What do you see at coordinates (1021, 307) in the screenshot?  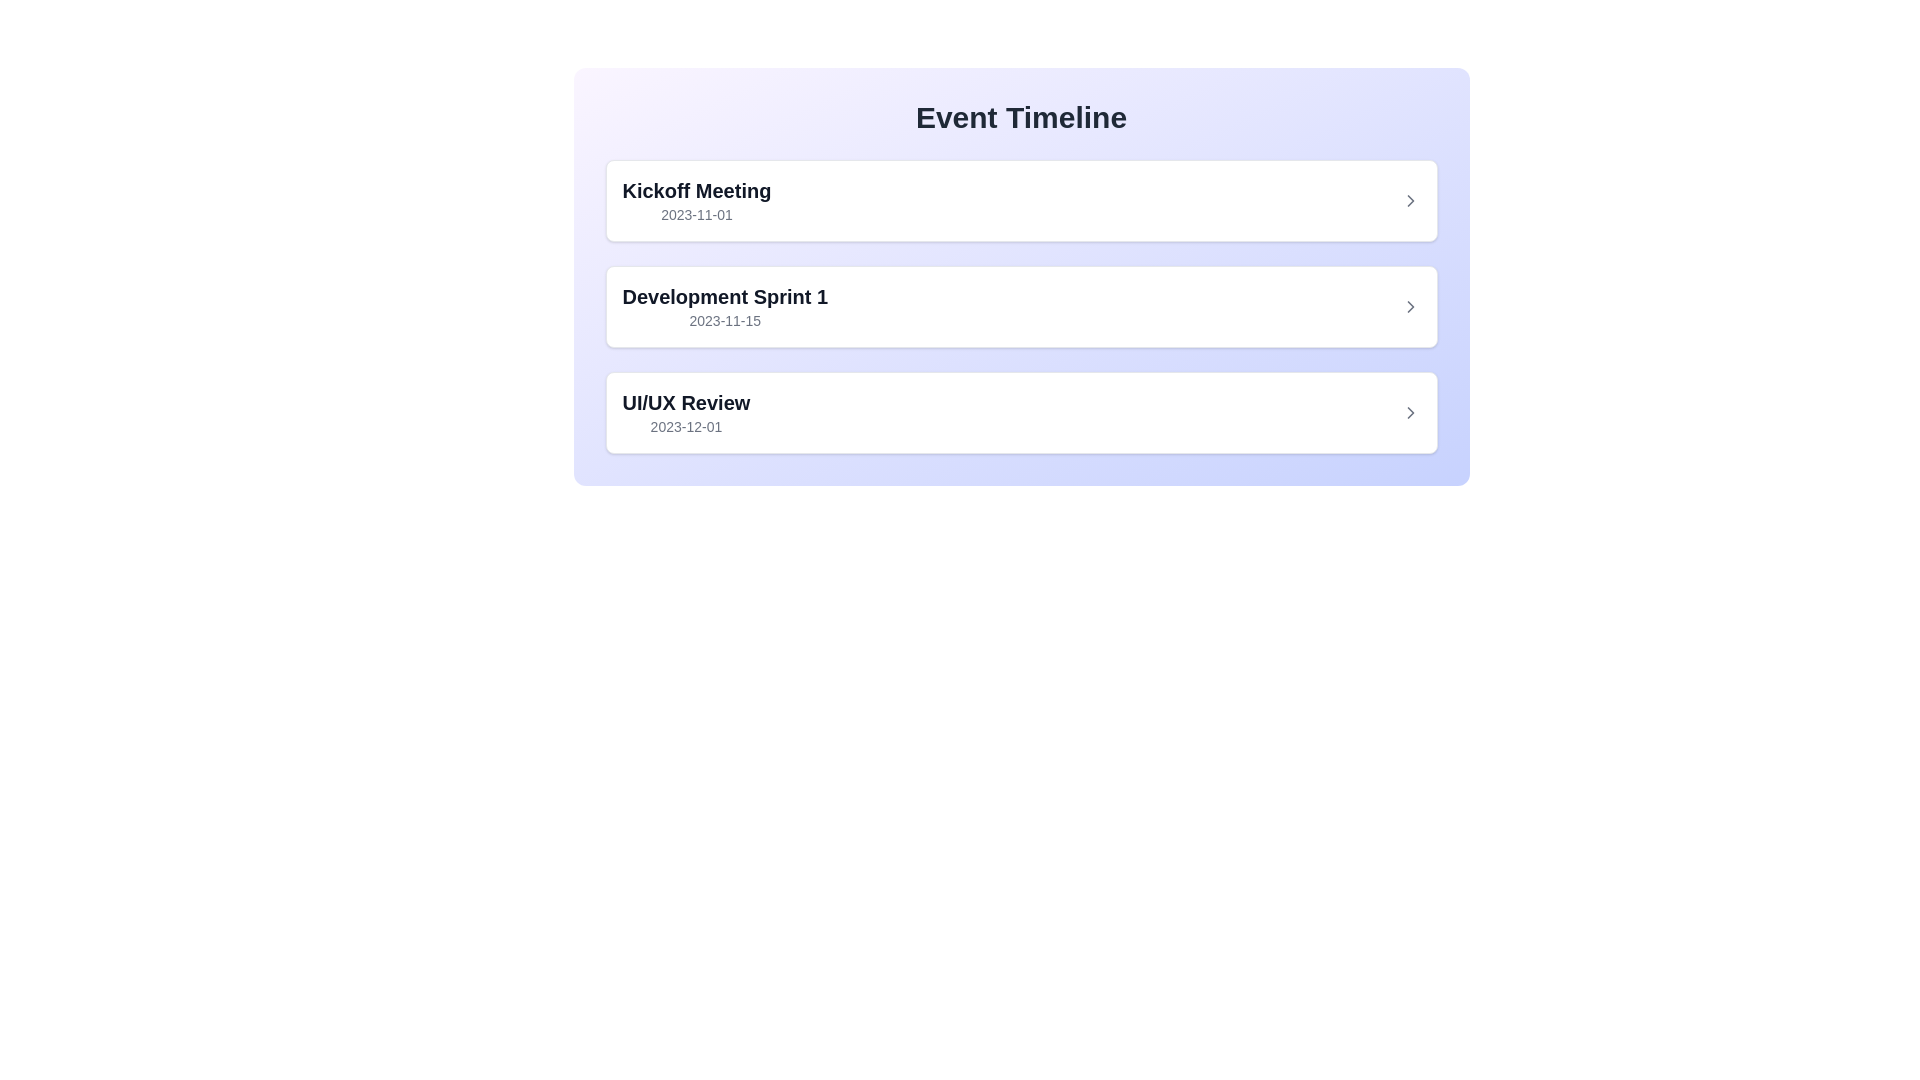 I see `the event entry card for 'Development Sprint 1' located in the timeline` at bounding box center [1021, 307].